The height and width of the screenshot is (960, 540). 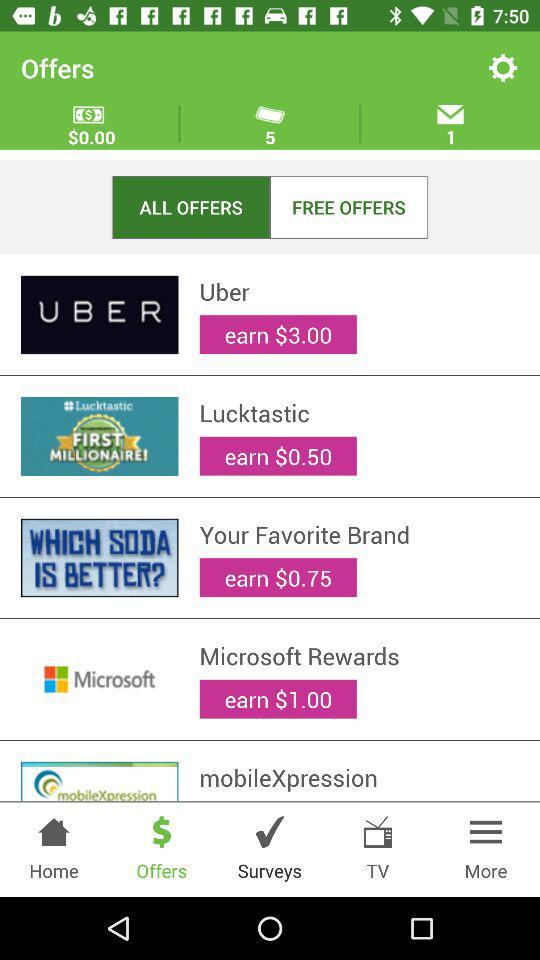 What do you see at coordinates (347, 207) in the screenshot?
I see `the item below 5 item` at bounding box center [347, 207].